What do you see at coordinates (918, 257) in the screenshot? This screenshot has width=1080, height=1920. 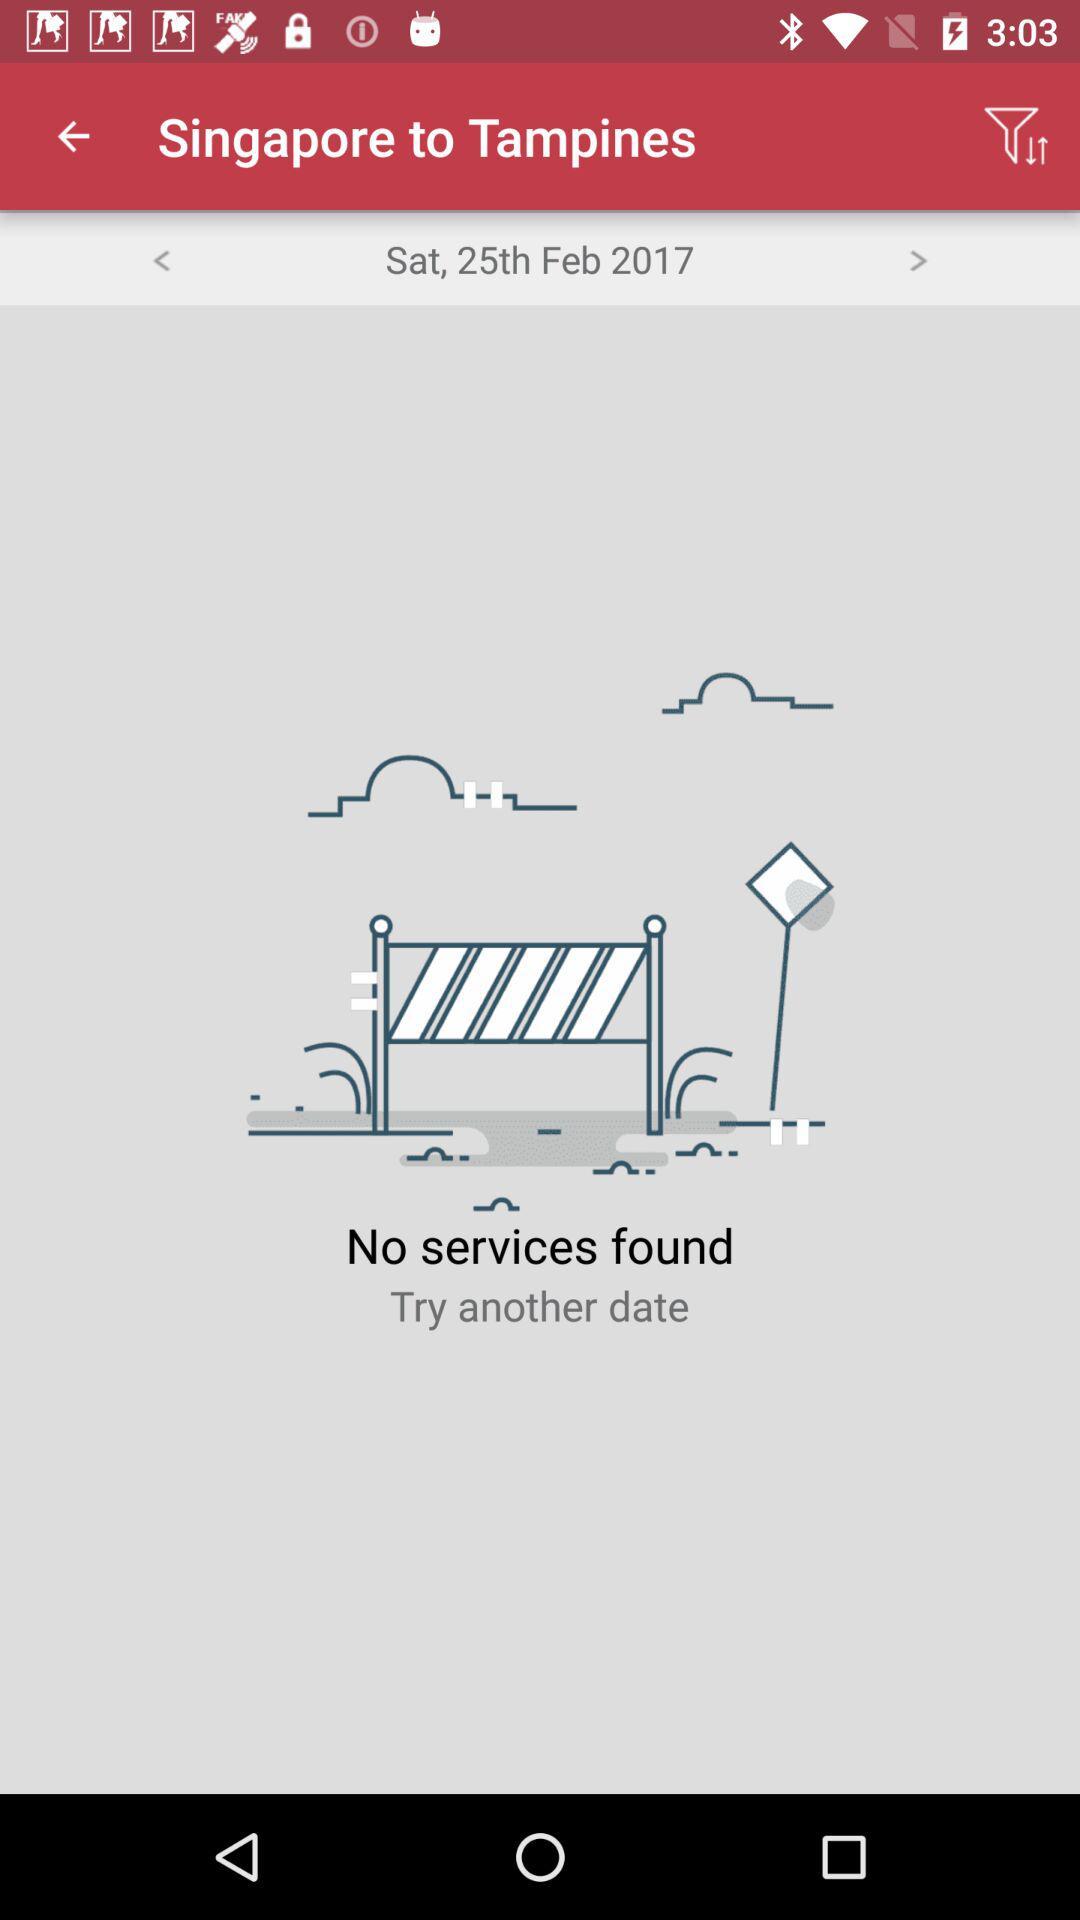 I see `the arrow_forward icon` at bounding box center [918, 257].